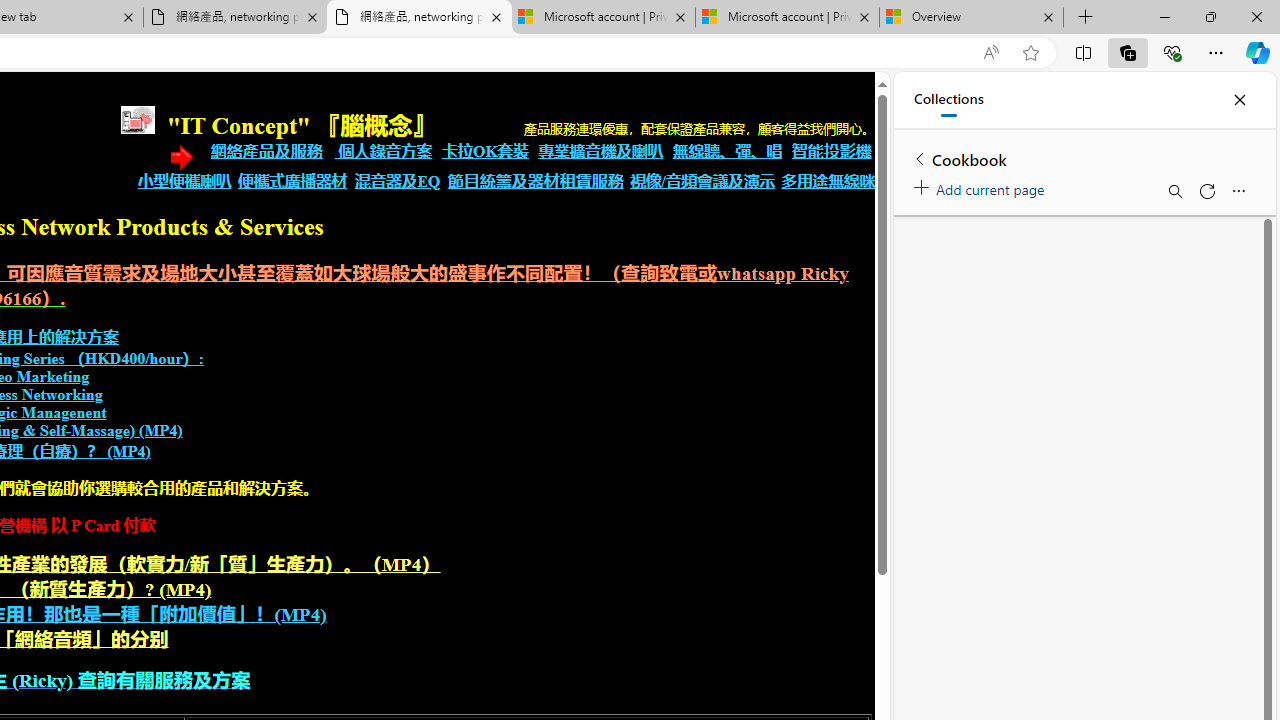 The width and height of the screenshot is (1280, 720). Describe the element at coordinates (983, 186) in the screenshot. I see `'Add current page'` at that location.